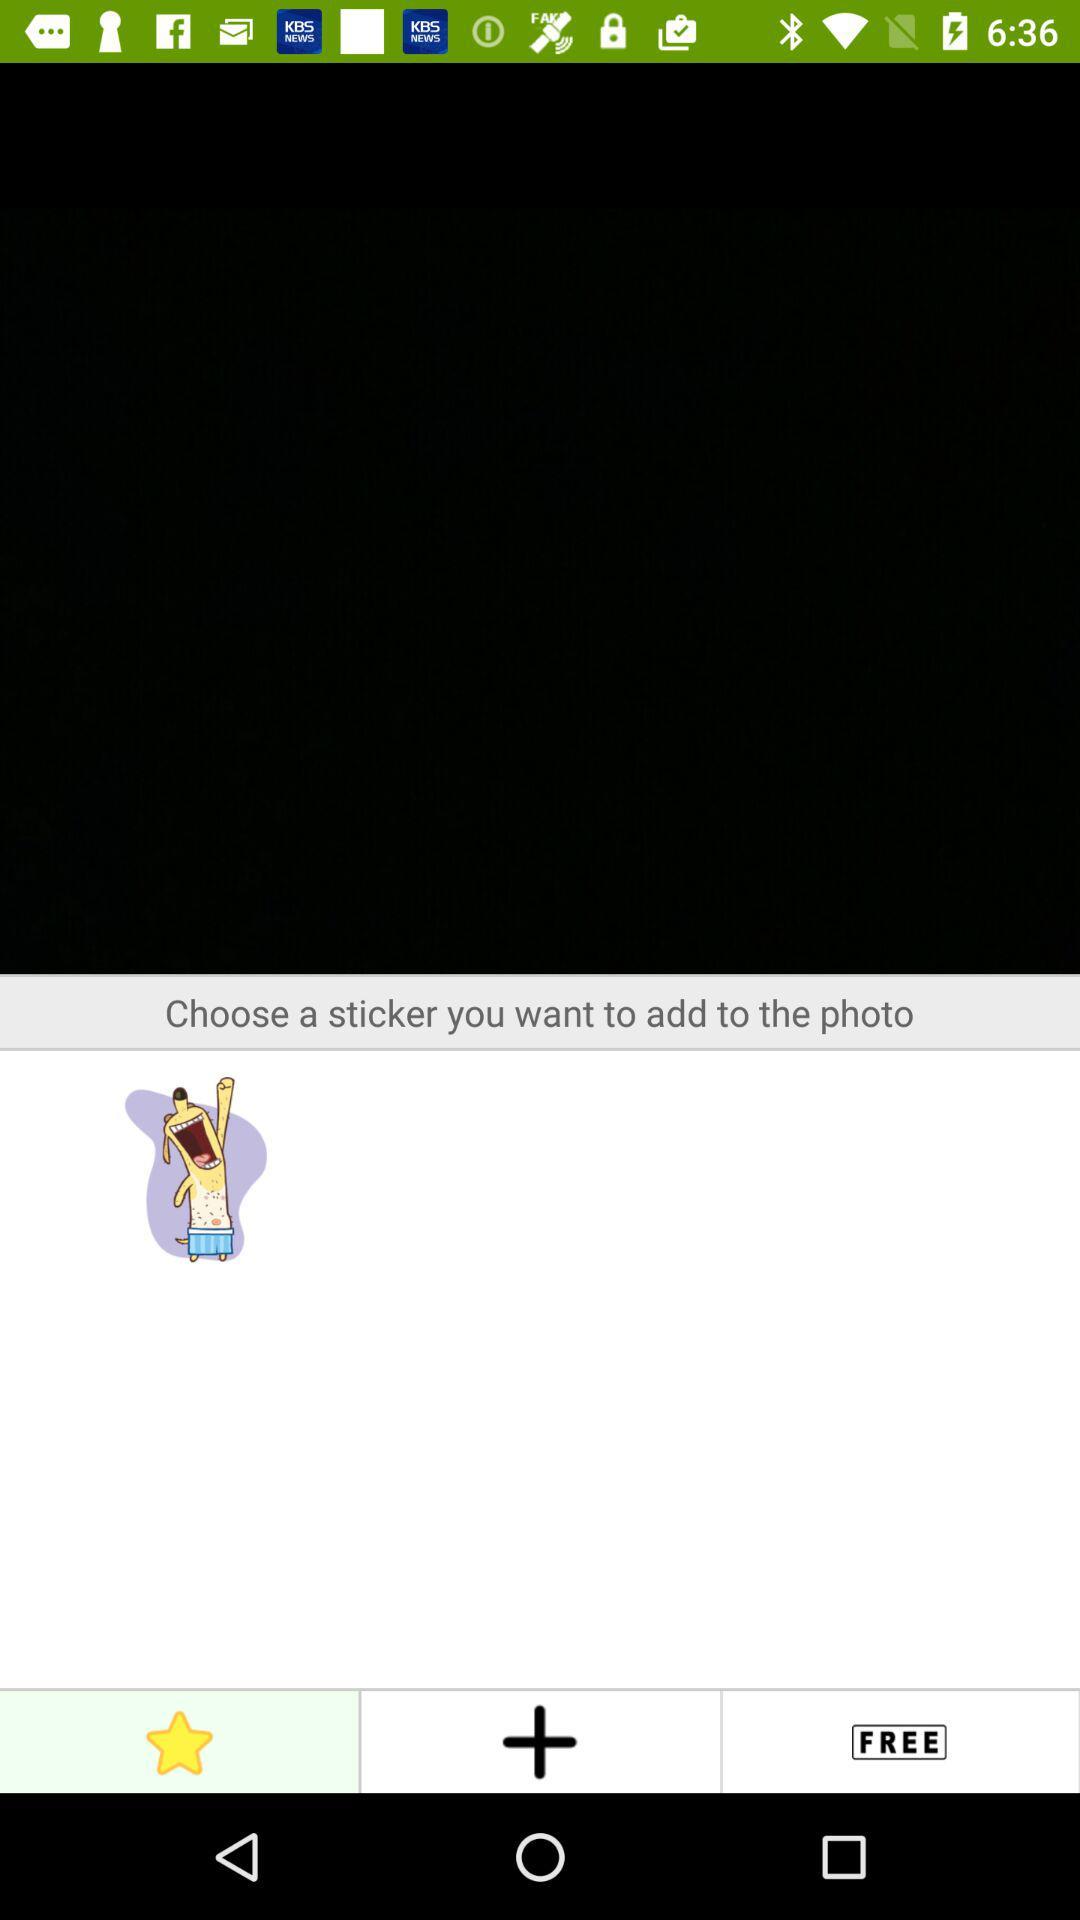 The height and width of the screenshot is (1920, 1080). Describe the element at coordinates (540, 1741) in the screenshot. I see `the add icon` at that location.